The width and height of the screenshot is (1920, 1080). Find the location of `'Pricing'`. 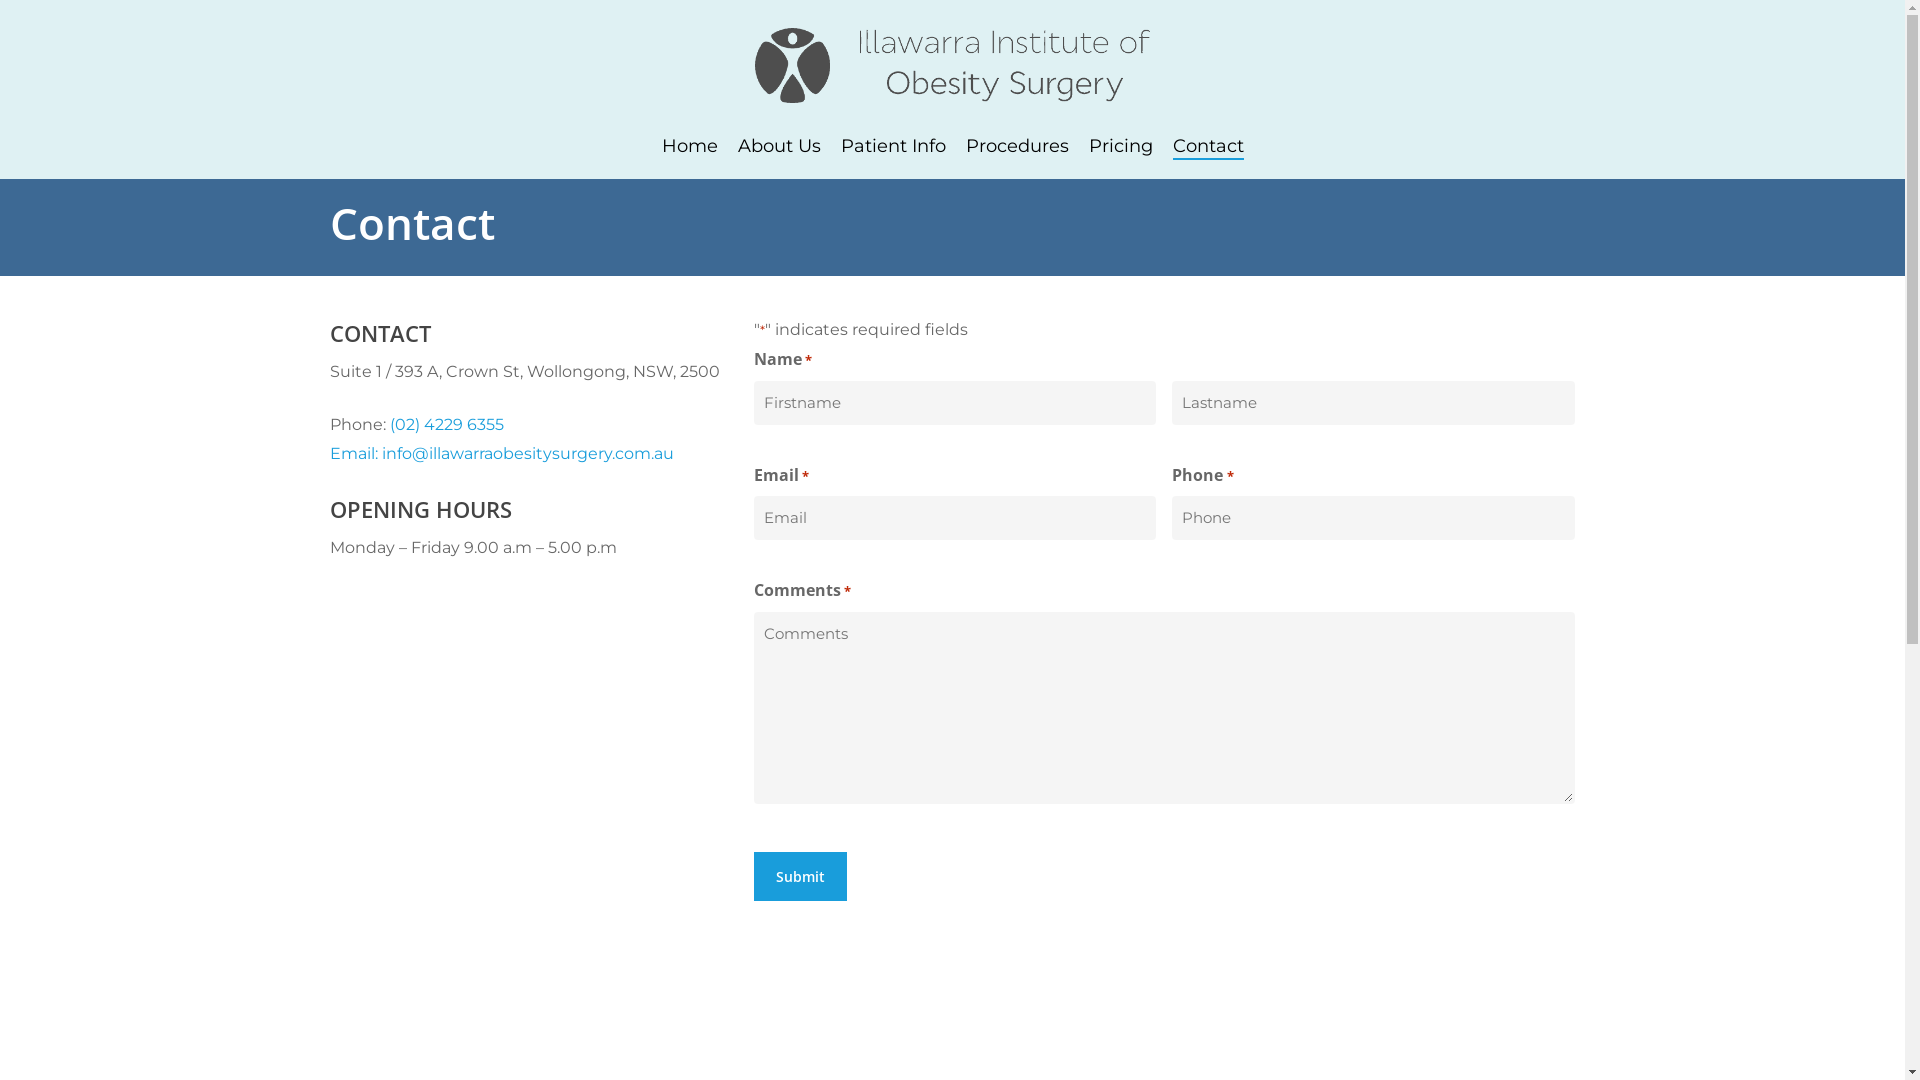

'Pricing' is located at coordinates (1118, 145).